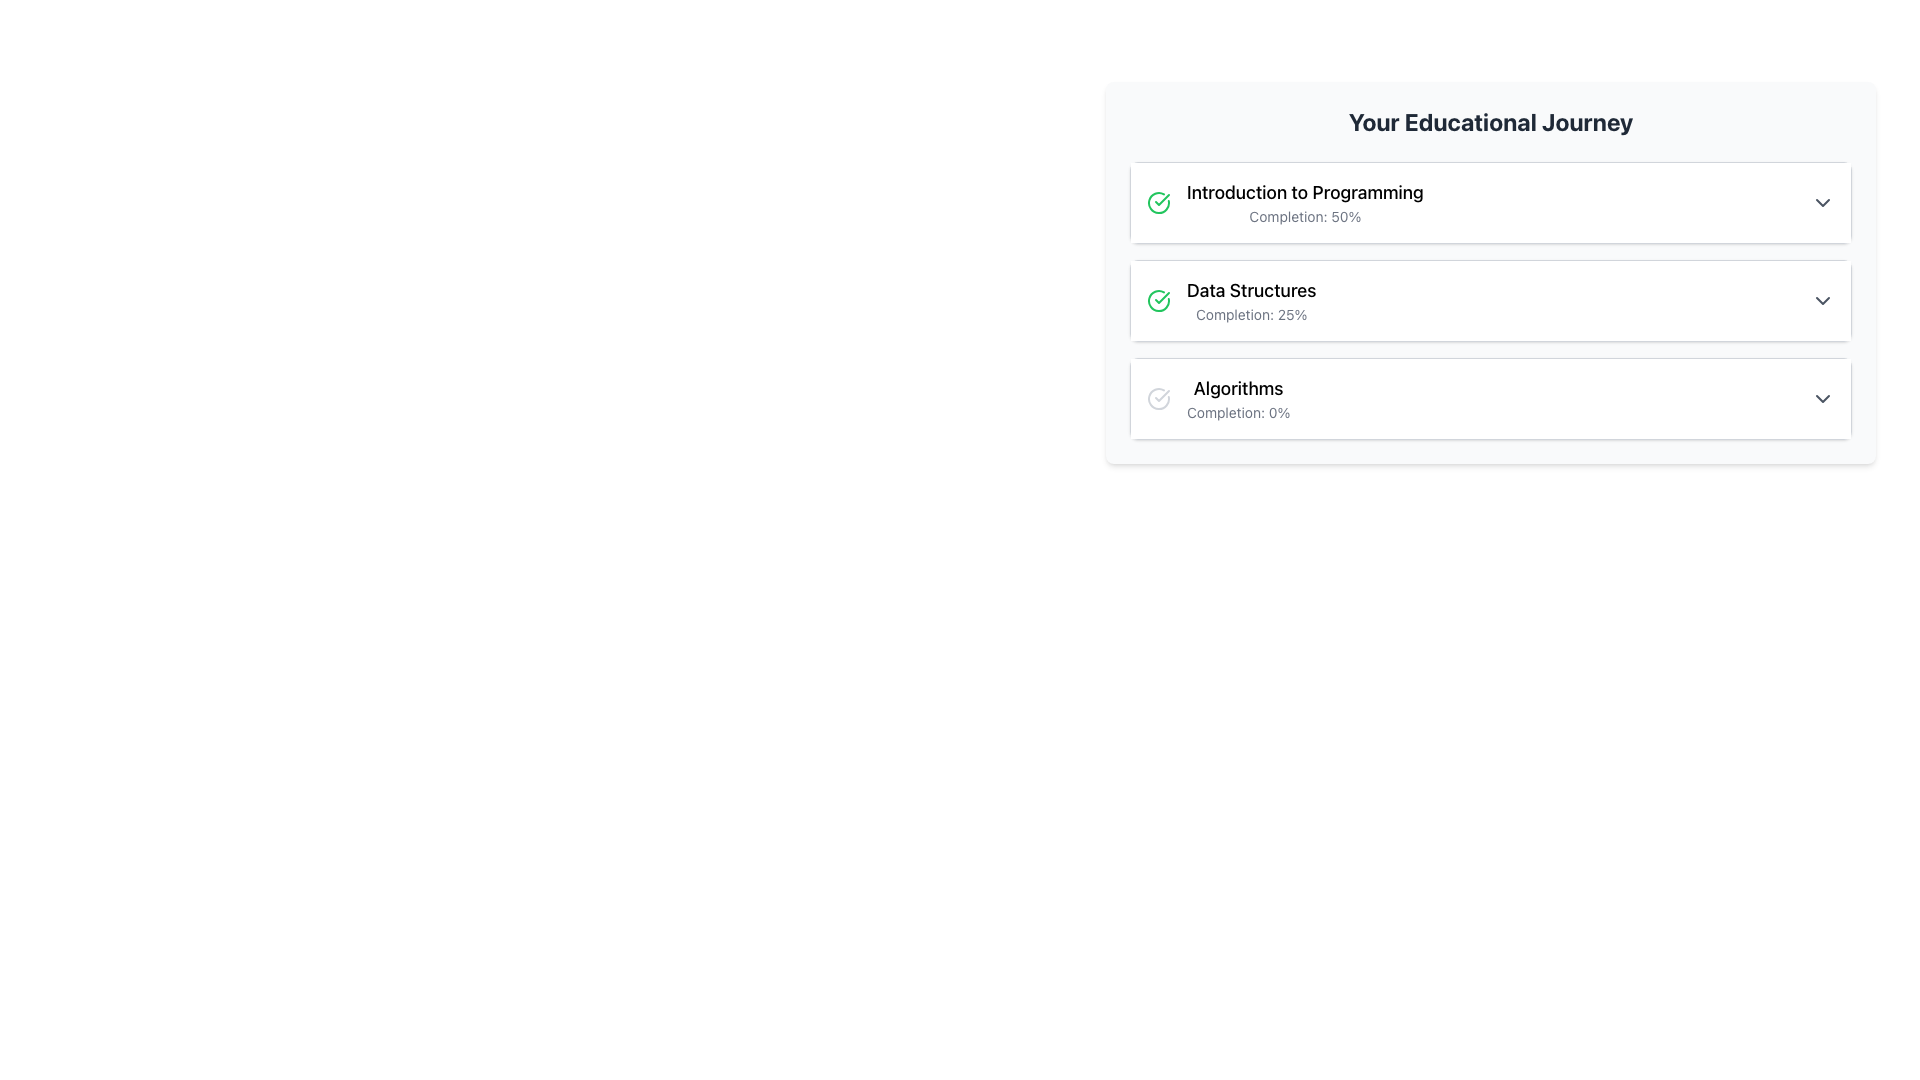  What do you see at coordinates (1158, 300) in the screenshot?
I see `the green checkmark icon within a circle, which indicates a successful status for 'Data Structures' completion` at bounding box center [1158, 300].